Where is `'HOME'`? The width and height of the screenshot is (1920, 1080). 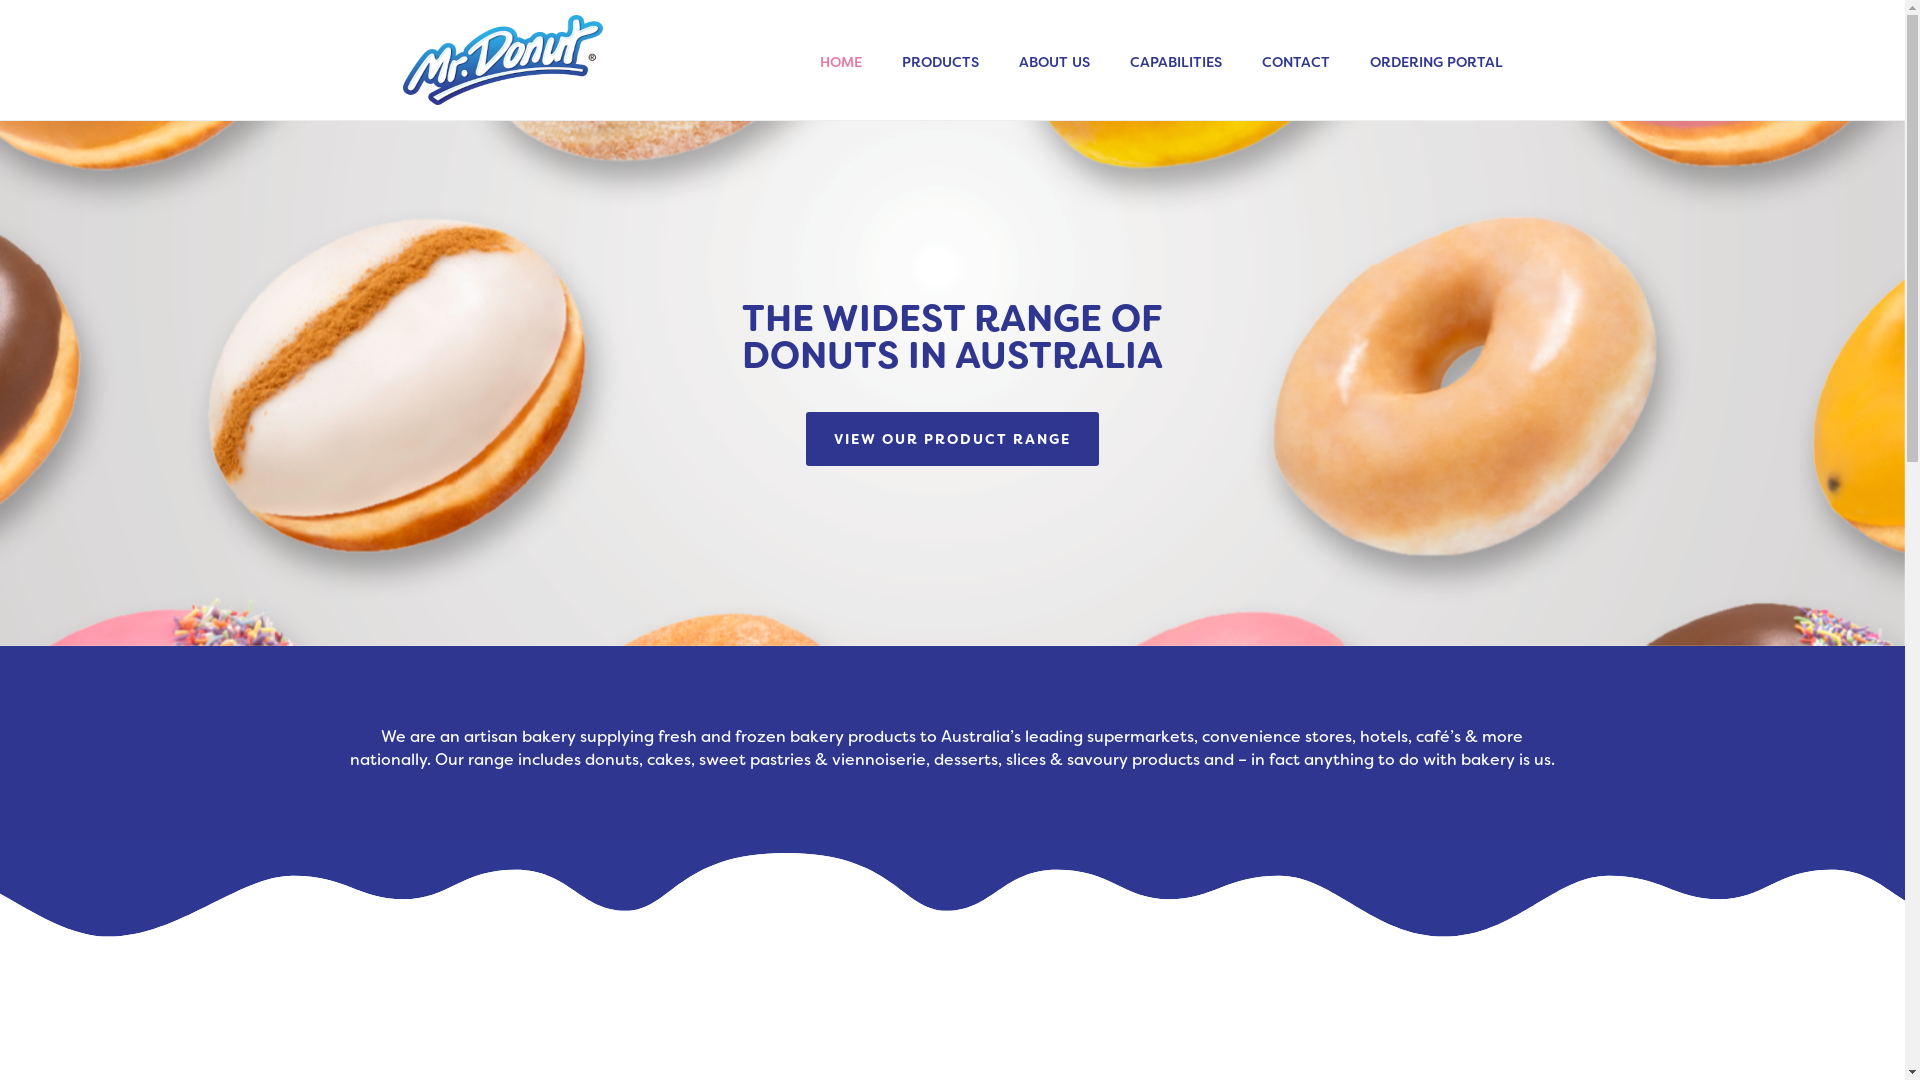
'HOME' is located at coordinates (840, 59).